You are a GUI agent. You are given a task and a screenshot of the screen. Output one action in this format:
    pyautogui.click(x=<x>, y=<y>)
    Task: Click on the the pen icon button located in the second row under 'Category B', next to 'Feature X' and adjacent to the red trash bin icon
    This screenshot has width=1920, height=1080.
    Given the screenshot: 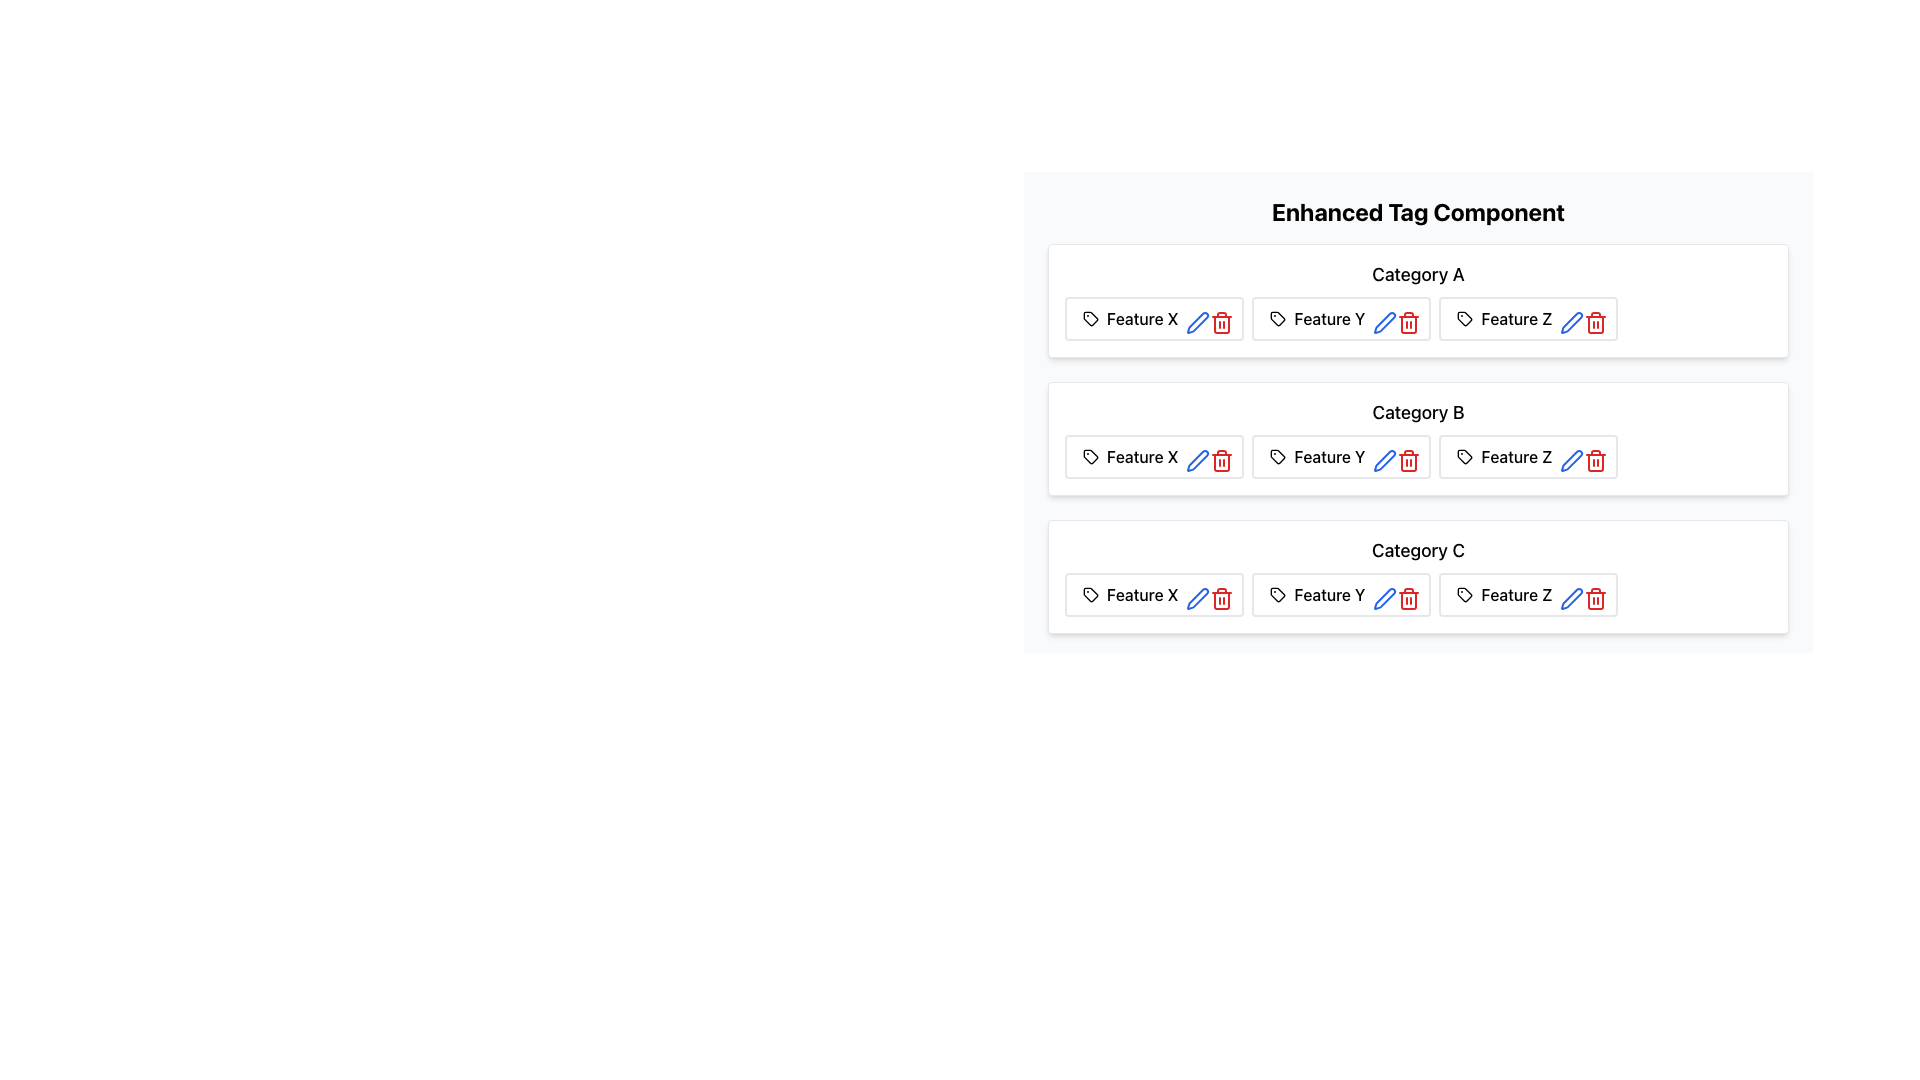 What is the action you would take?
    pyautogui.click(x=1198, y=461)
    